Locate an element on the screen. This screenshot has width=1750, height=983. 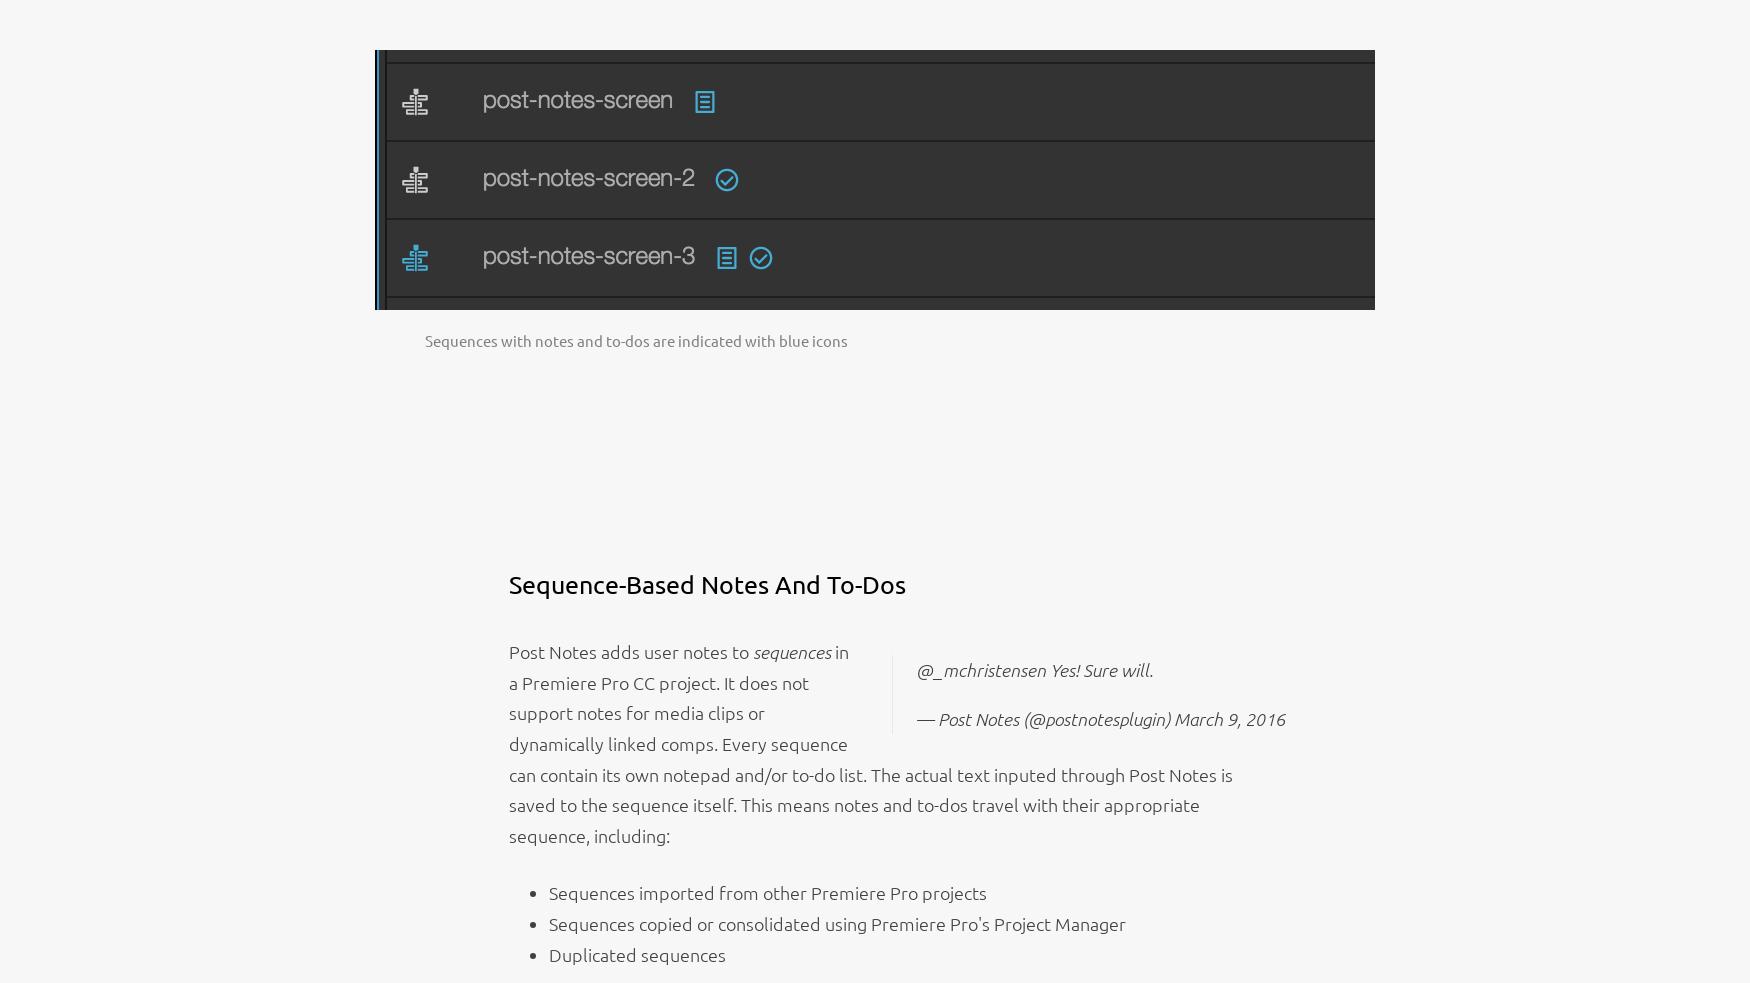
'Yes! Sure will.' is located at coordinates (1044, 669).